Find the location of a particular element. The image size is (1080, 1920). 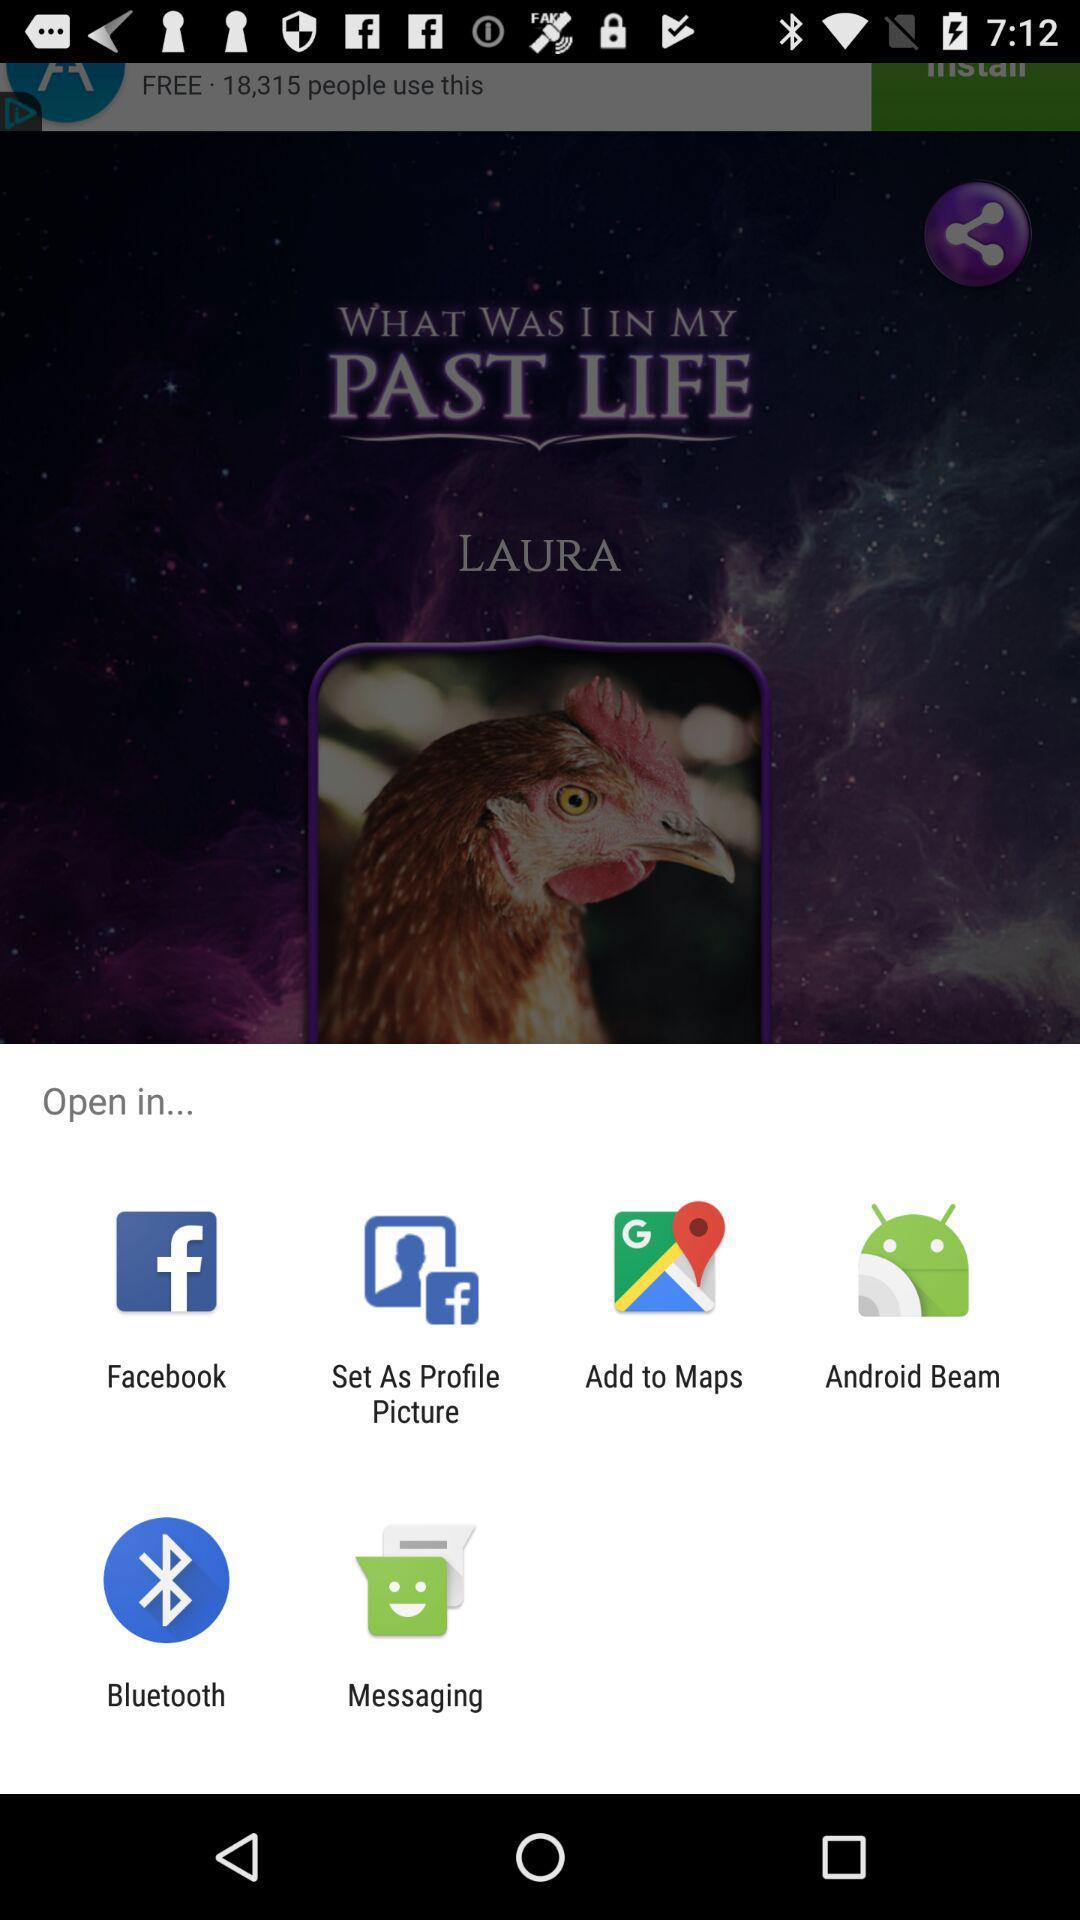

facebook icon is located at coordinates (165, 1392).